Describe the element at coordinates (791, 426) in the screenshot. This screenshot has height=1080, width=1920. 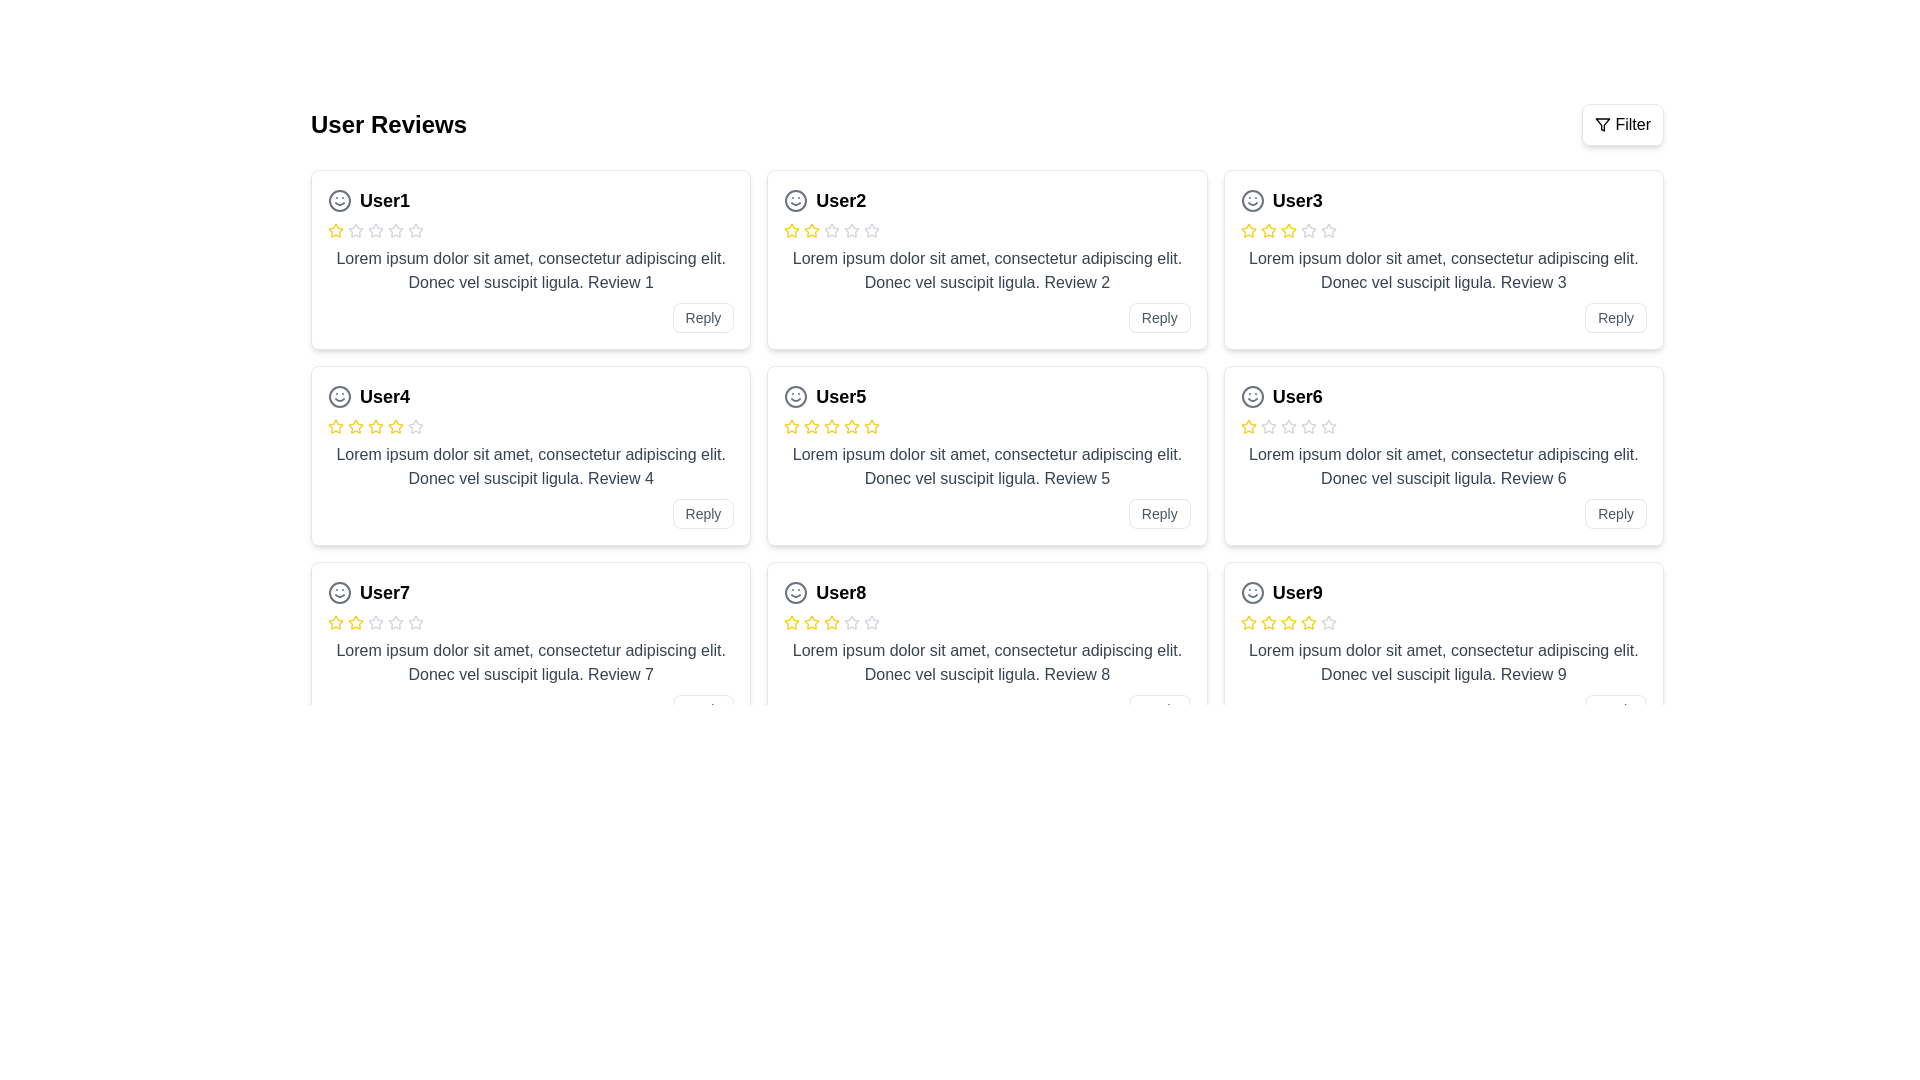
I see `the first star in the five-star rating system below the 'User5' label` at that location.